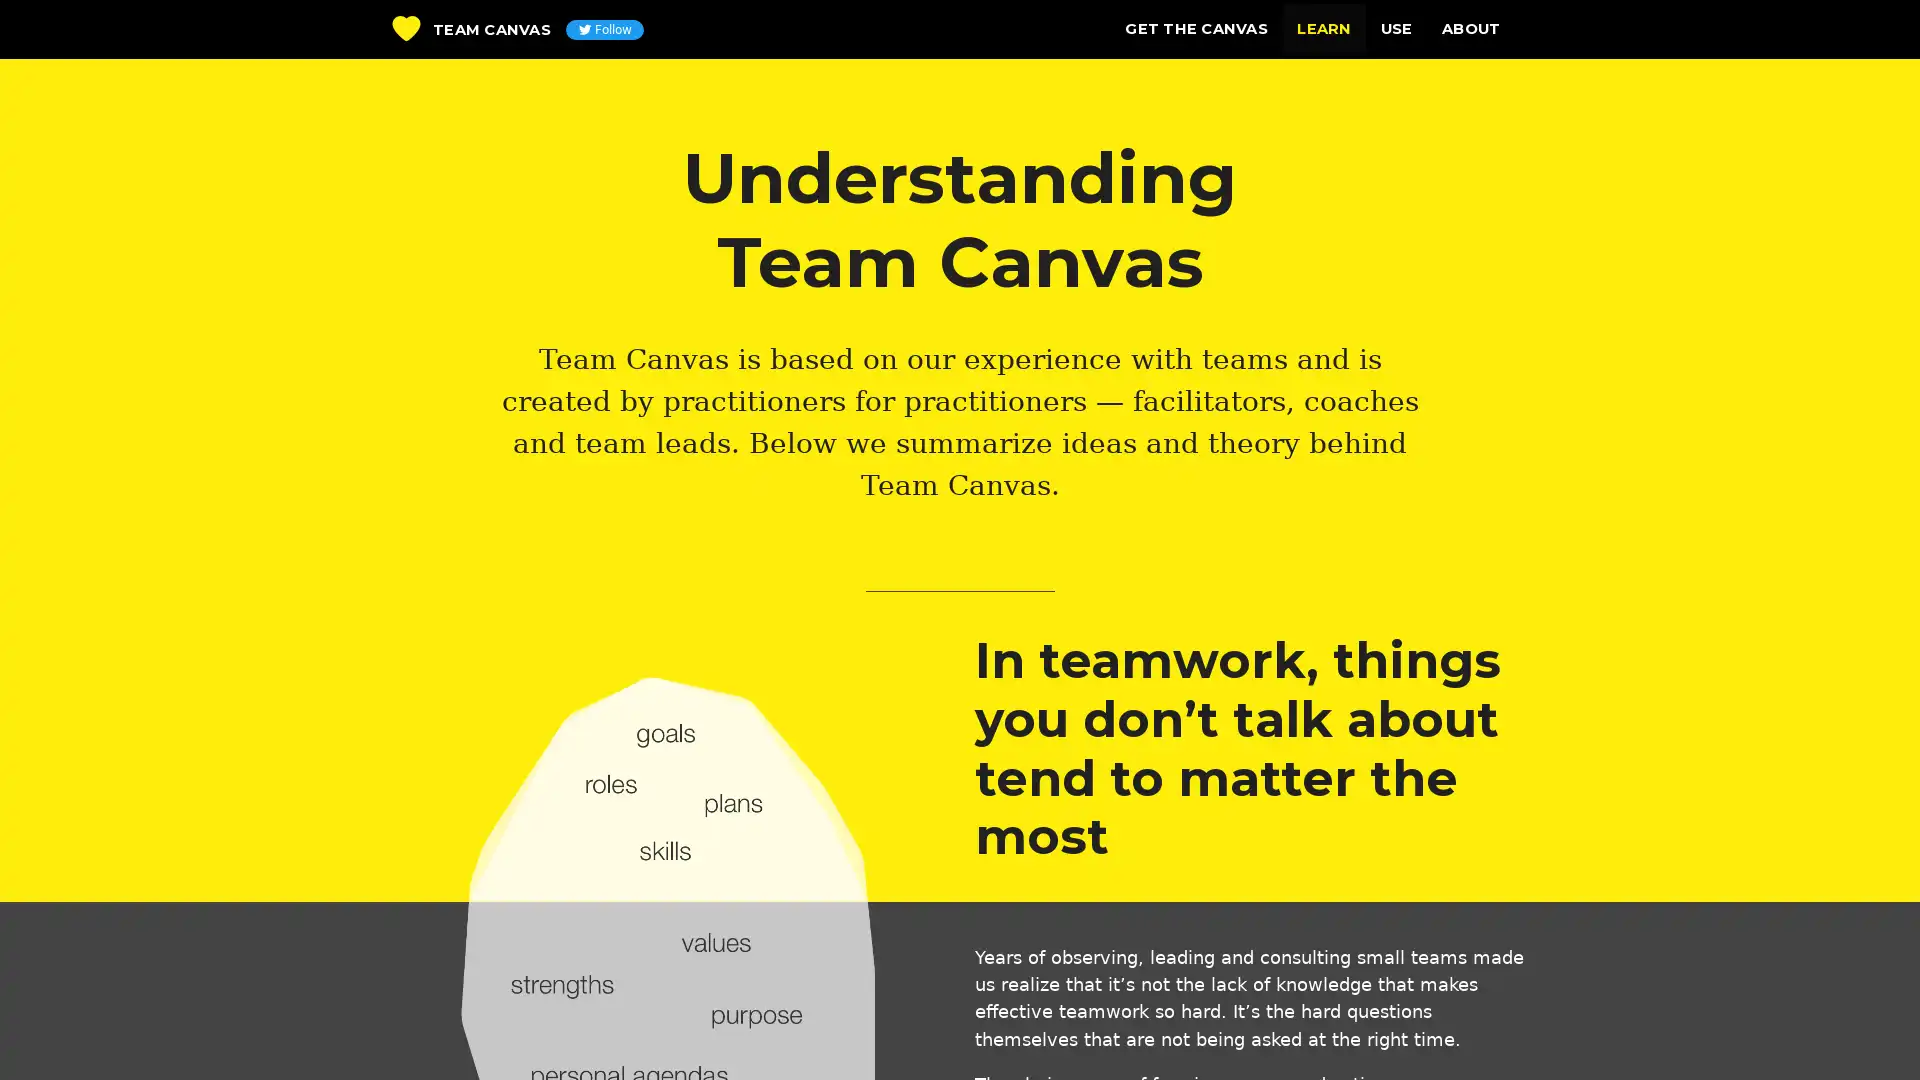 The image size is (1920, 1080). Describe the element at coordinates (1865, 1029) in the screenshot. I see `Questions? Chat with us! Support is online. Chat with The Team Canvas Team` at that location.